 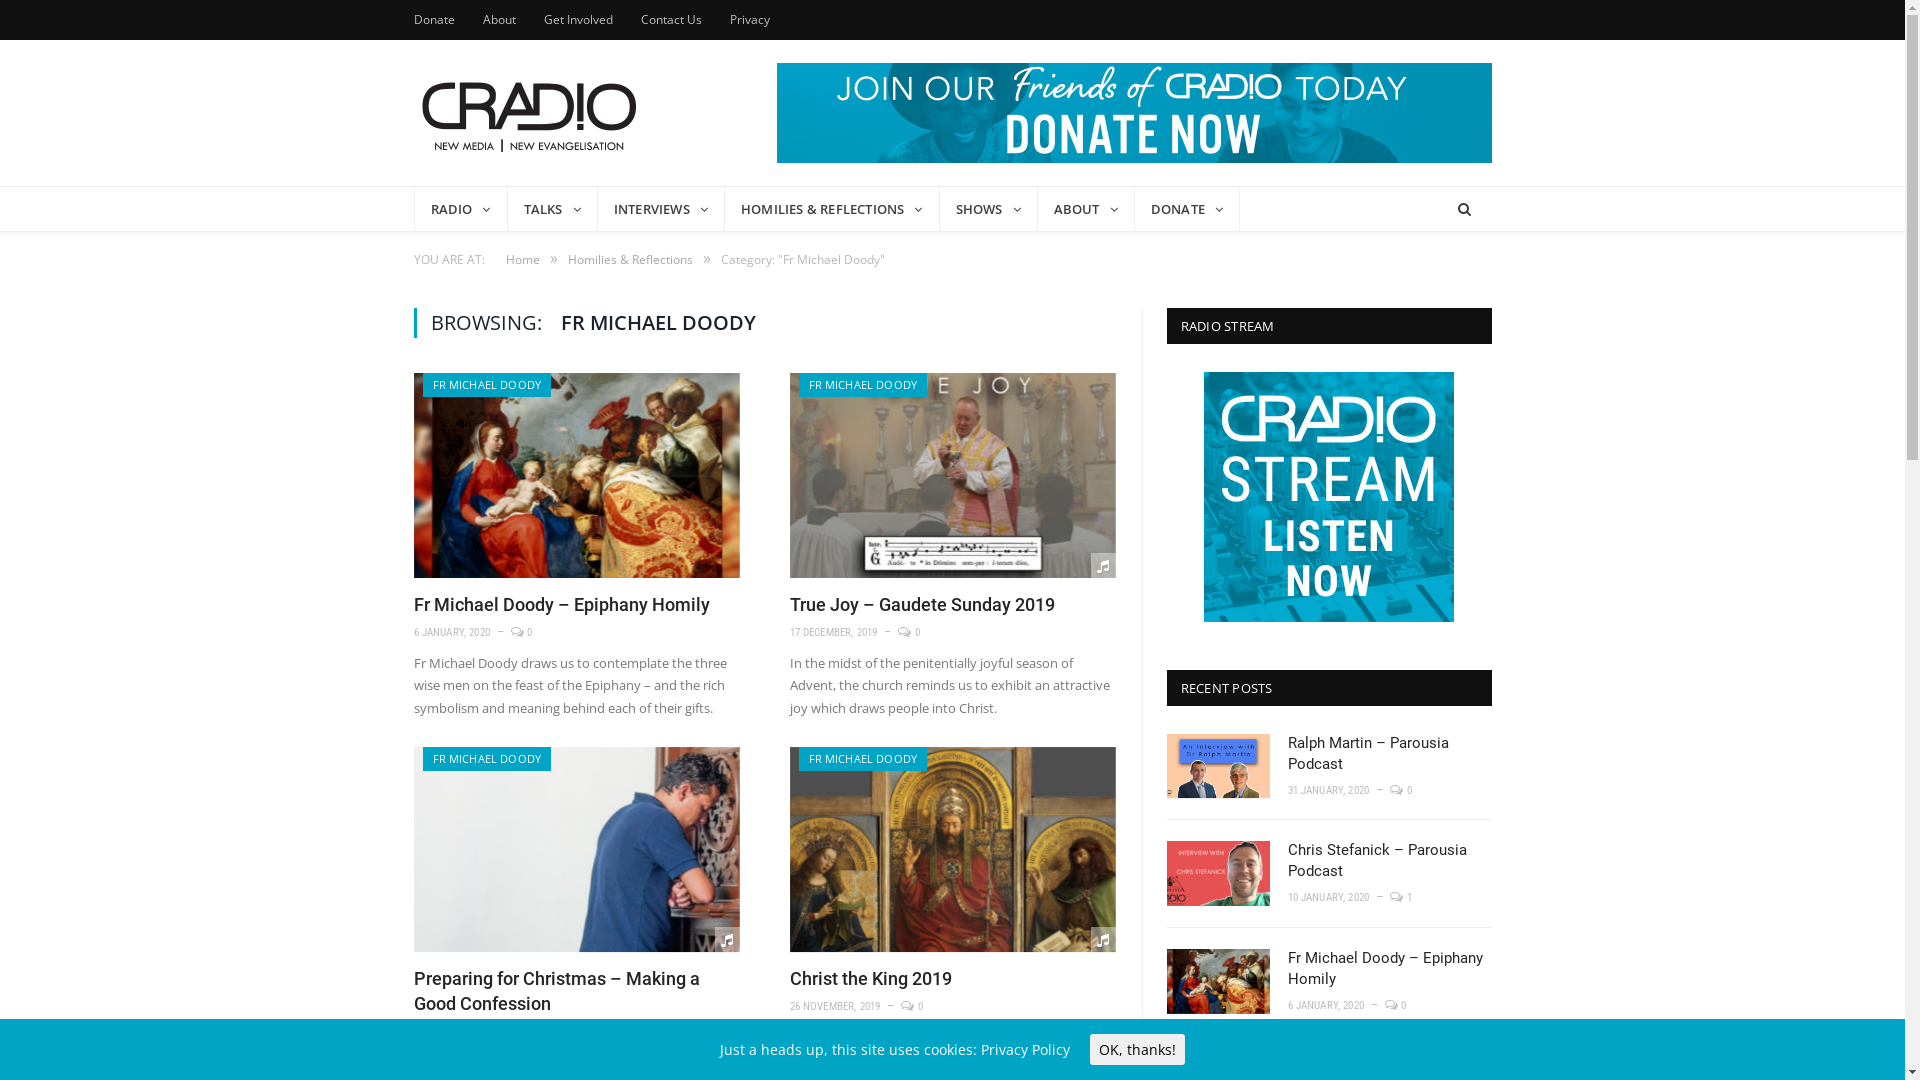 What do you see at coordinates (498, 19) in the screenshot?
I see `'About'` at bounding box center [498, 19].